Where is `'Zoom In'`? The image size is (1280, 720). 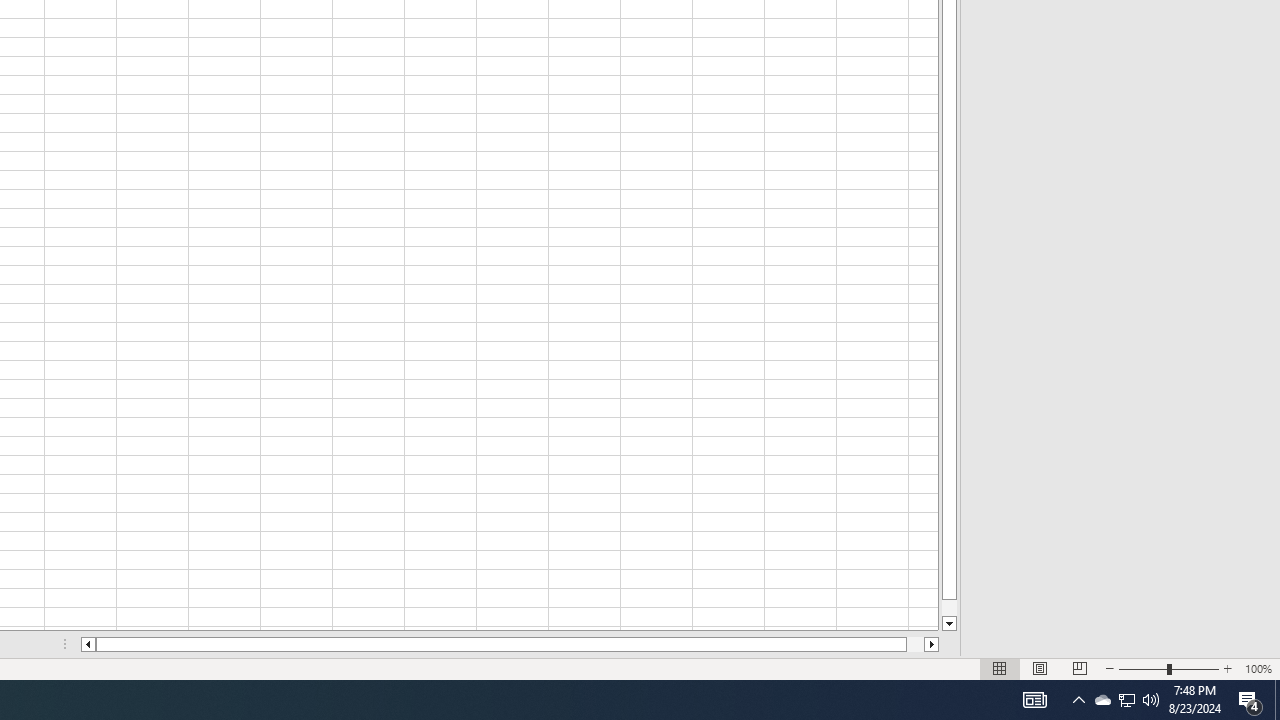
'Zoom In' is located at coordinates (1226, 669).